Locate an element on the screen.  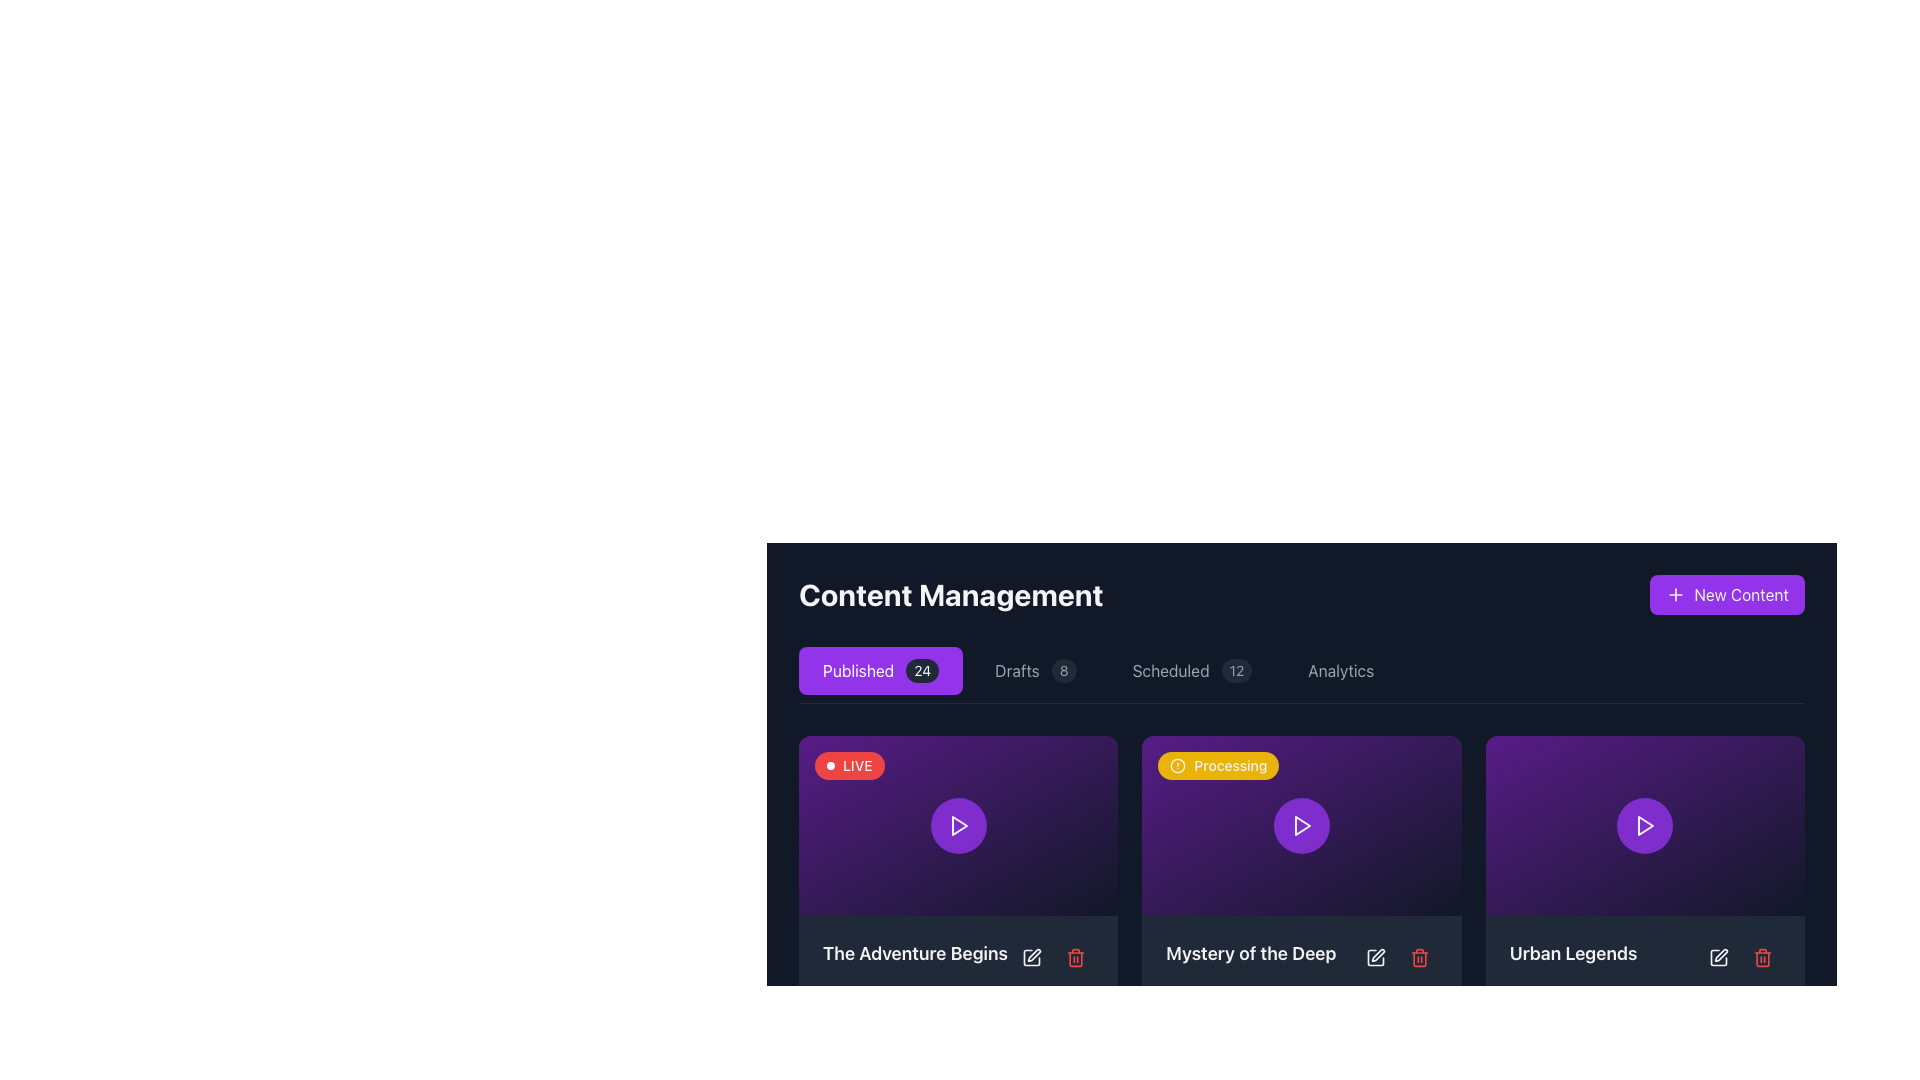
the 'Scheduled' text label located in the navigation bar at the top of the content grid, which helps the user identify content marked as 'Scheduled' is located at coordinates (1171, 671).